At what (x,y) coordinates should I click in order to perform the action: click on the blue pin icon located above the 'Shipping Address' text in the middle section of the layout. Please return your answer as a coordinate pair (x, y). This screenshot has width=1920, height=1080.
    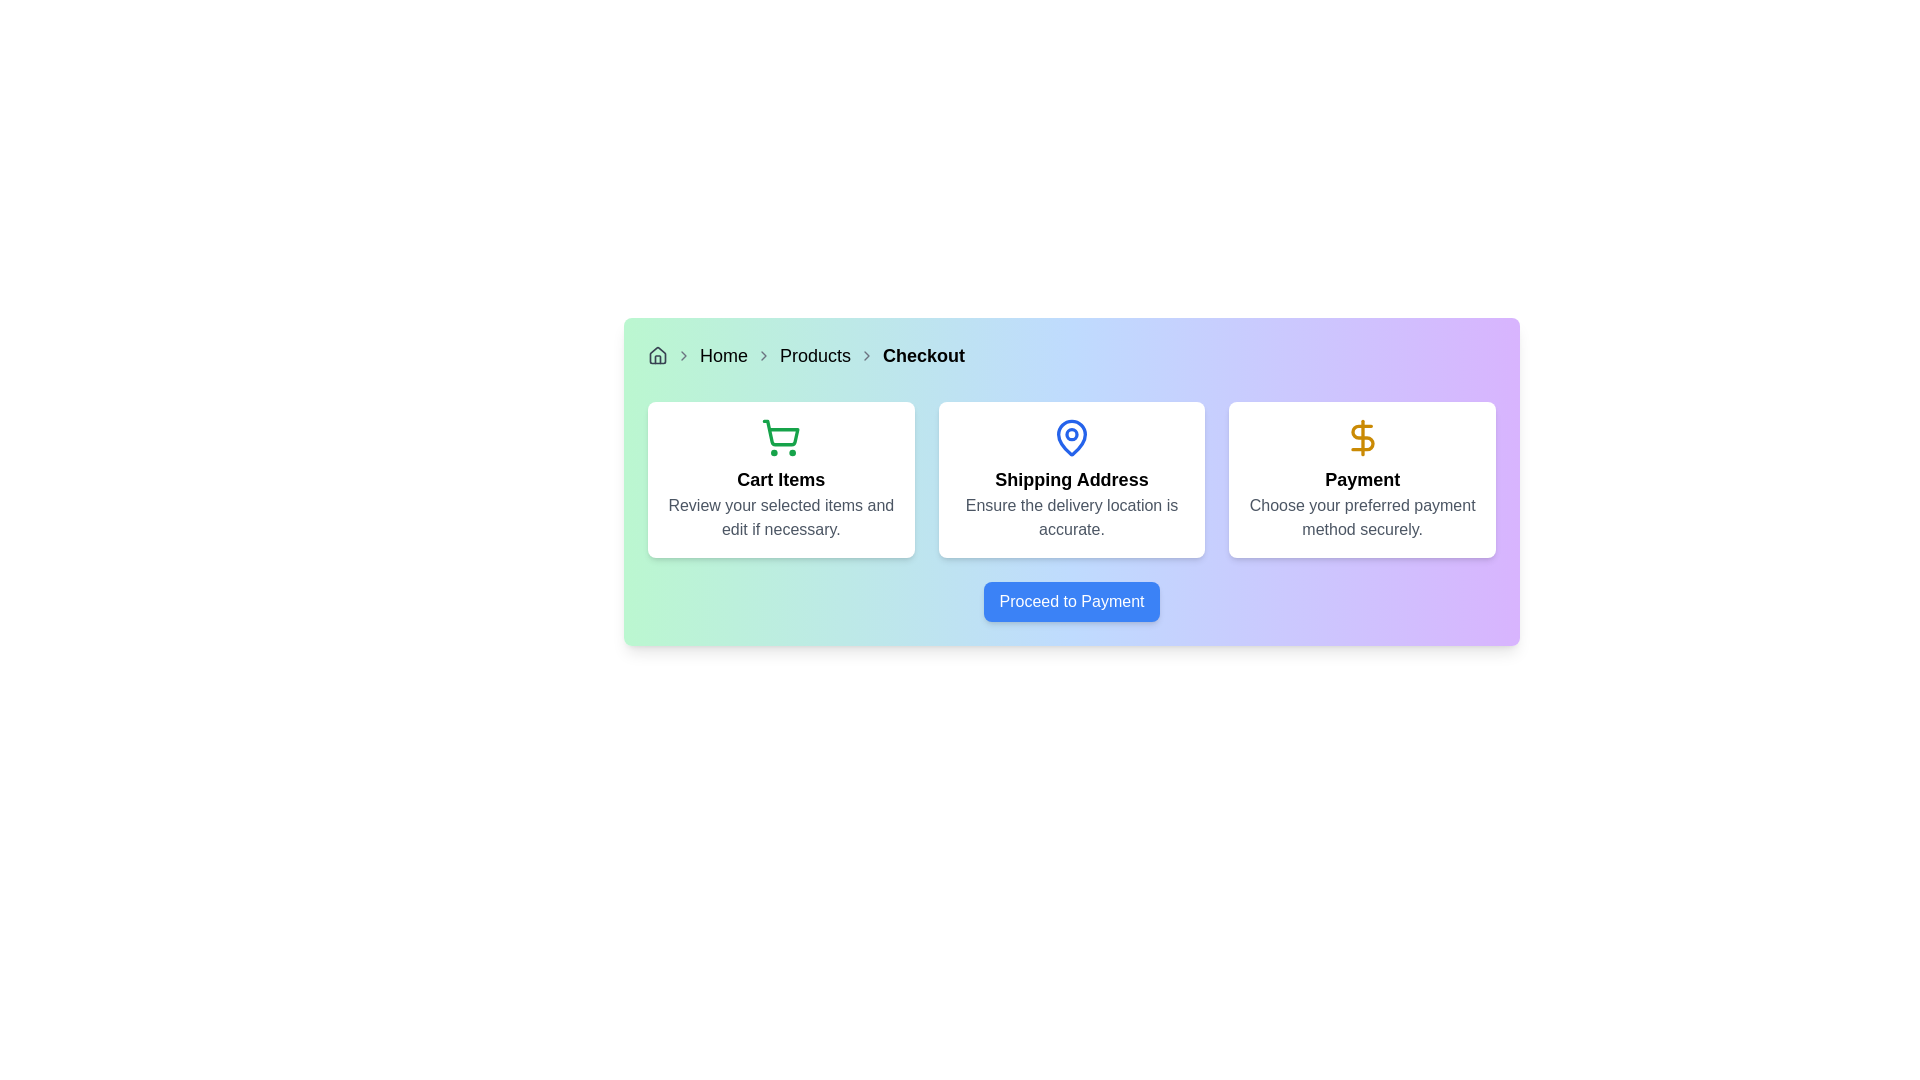
    Looking at the image, I should click on (1070, 437).